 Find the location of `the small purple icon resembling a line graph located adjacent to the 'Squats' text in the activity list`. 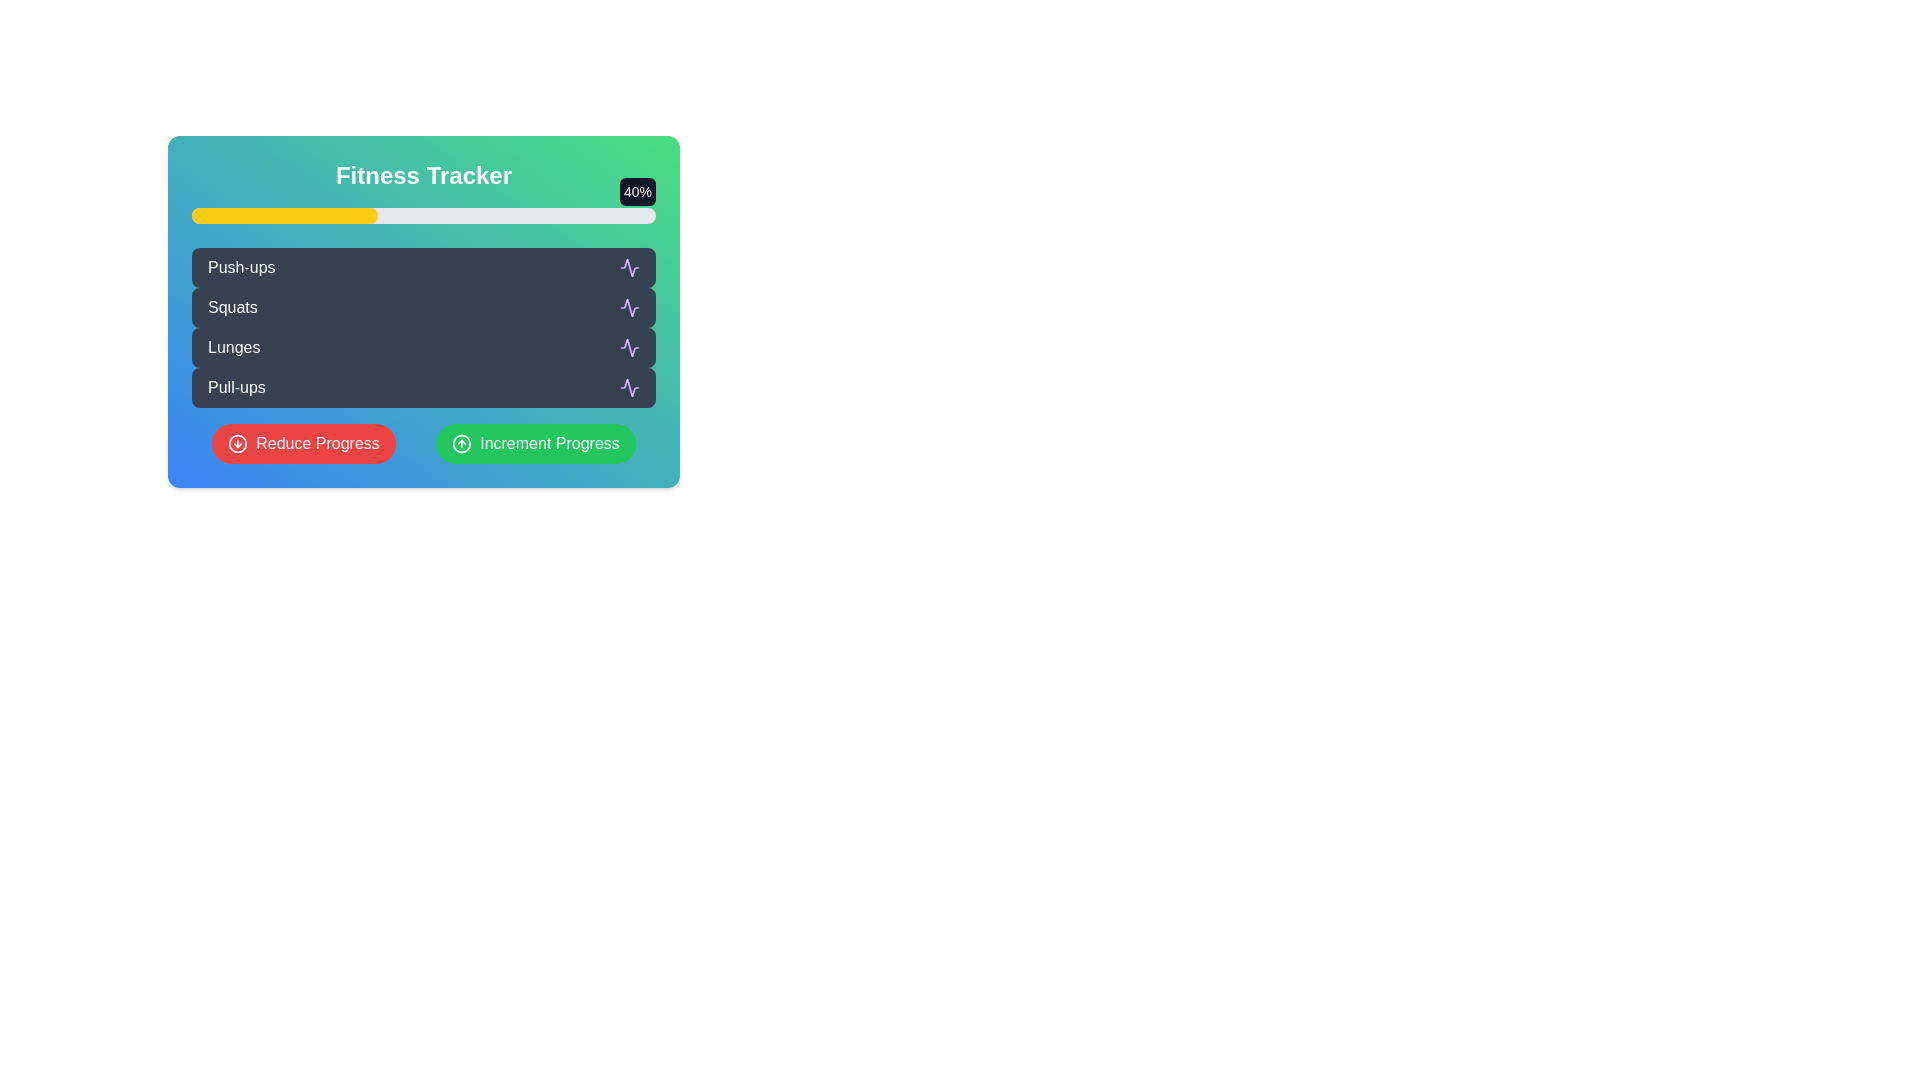

the small purple icon resembling a line graph located adjacent to the 'Squats' text in the activity list is located at coordinates (628, 308).